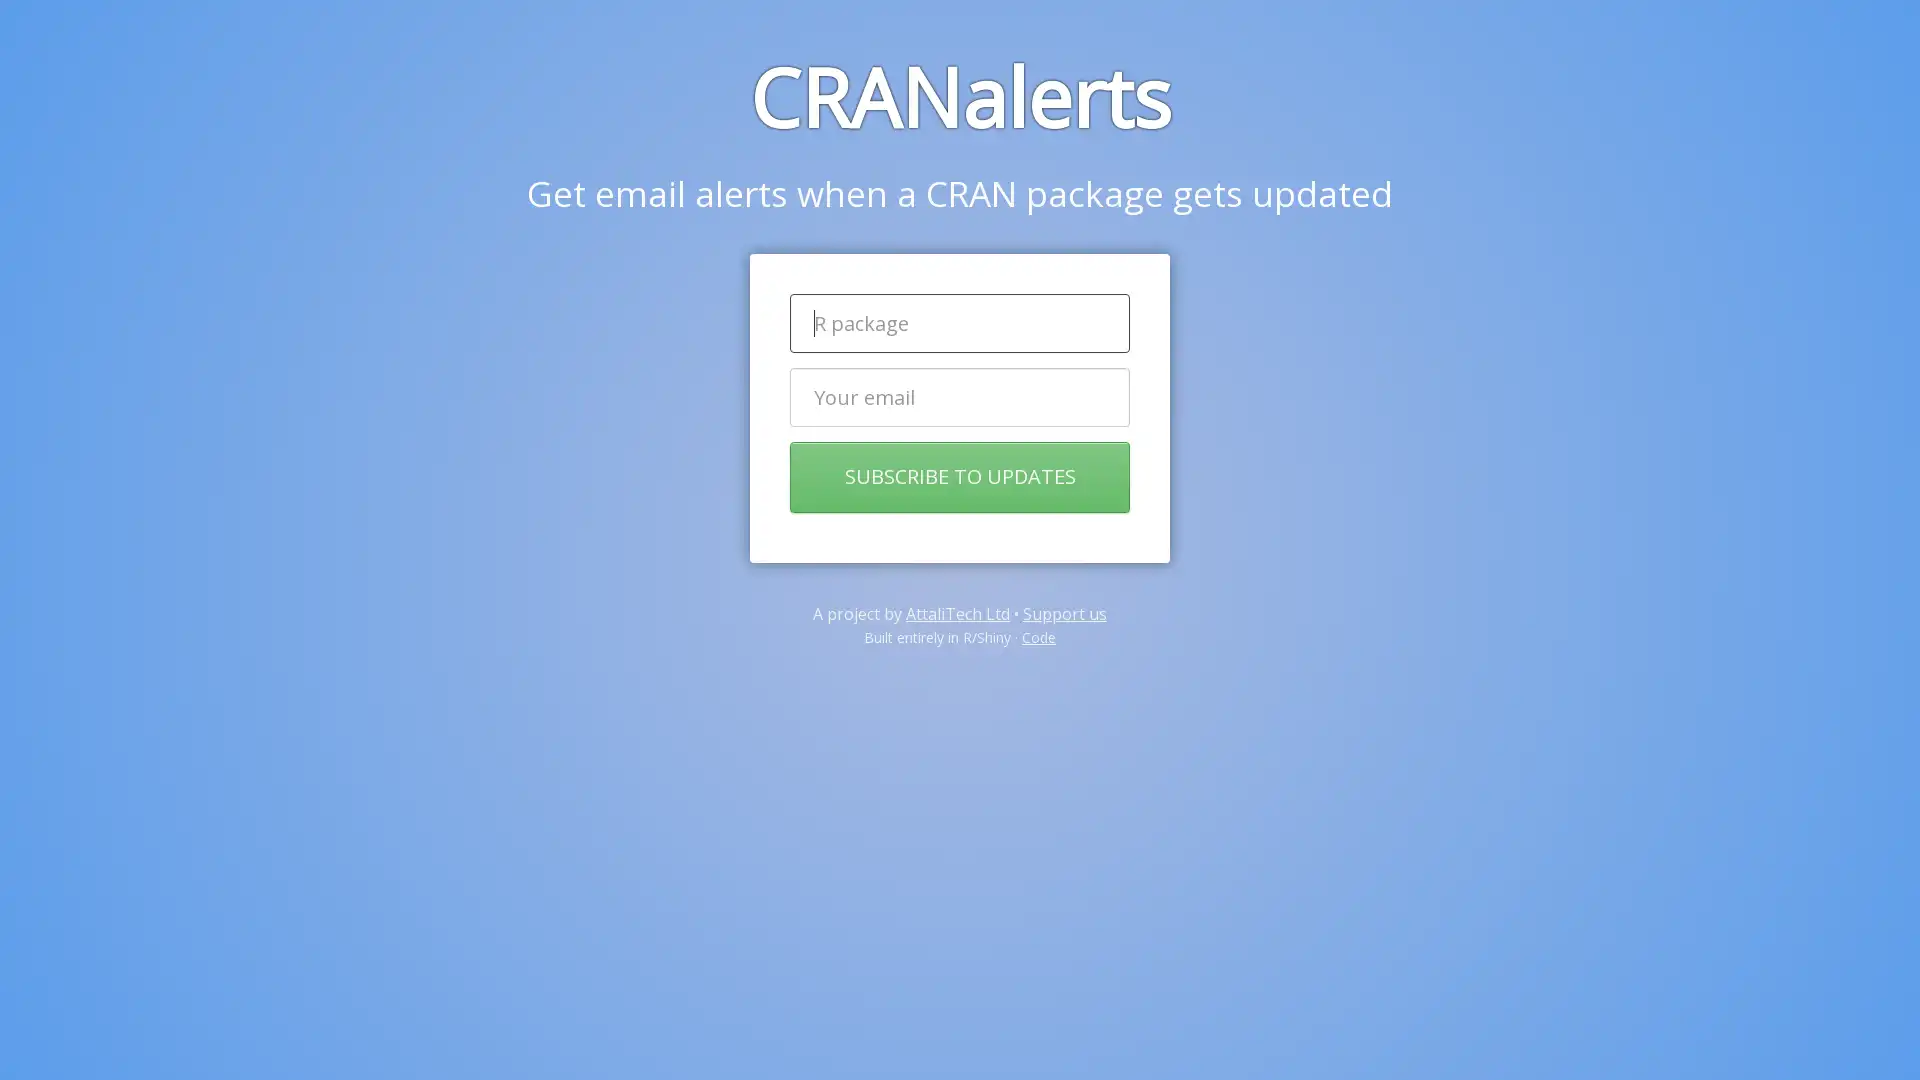  Describe the element at coordinates (960, 477) in the screenshot. I see `SUBSCRIBE TO UPDATES` at that location.